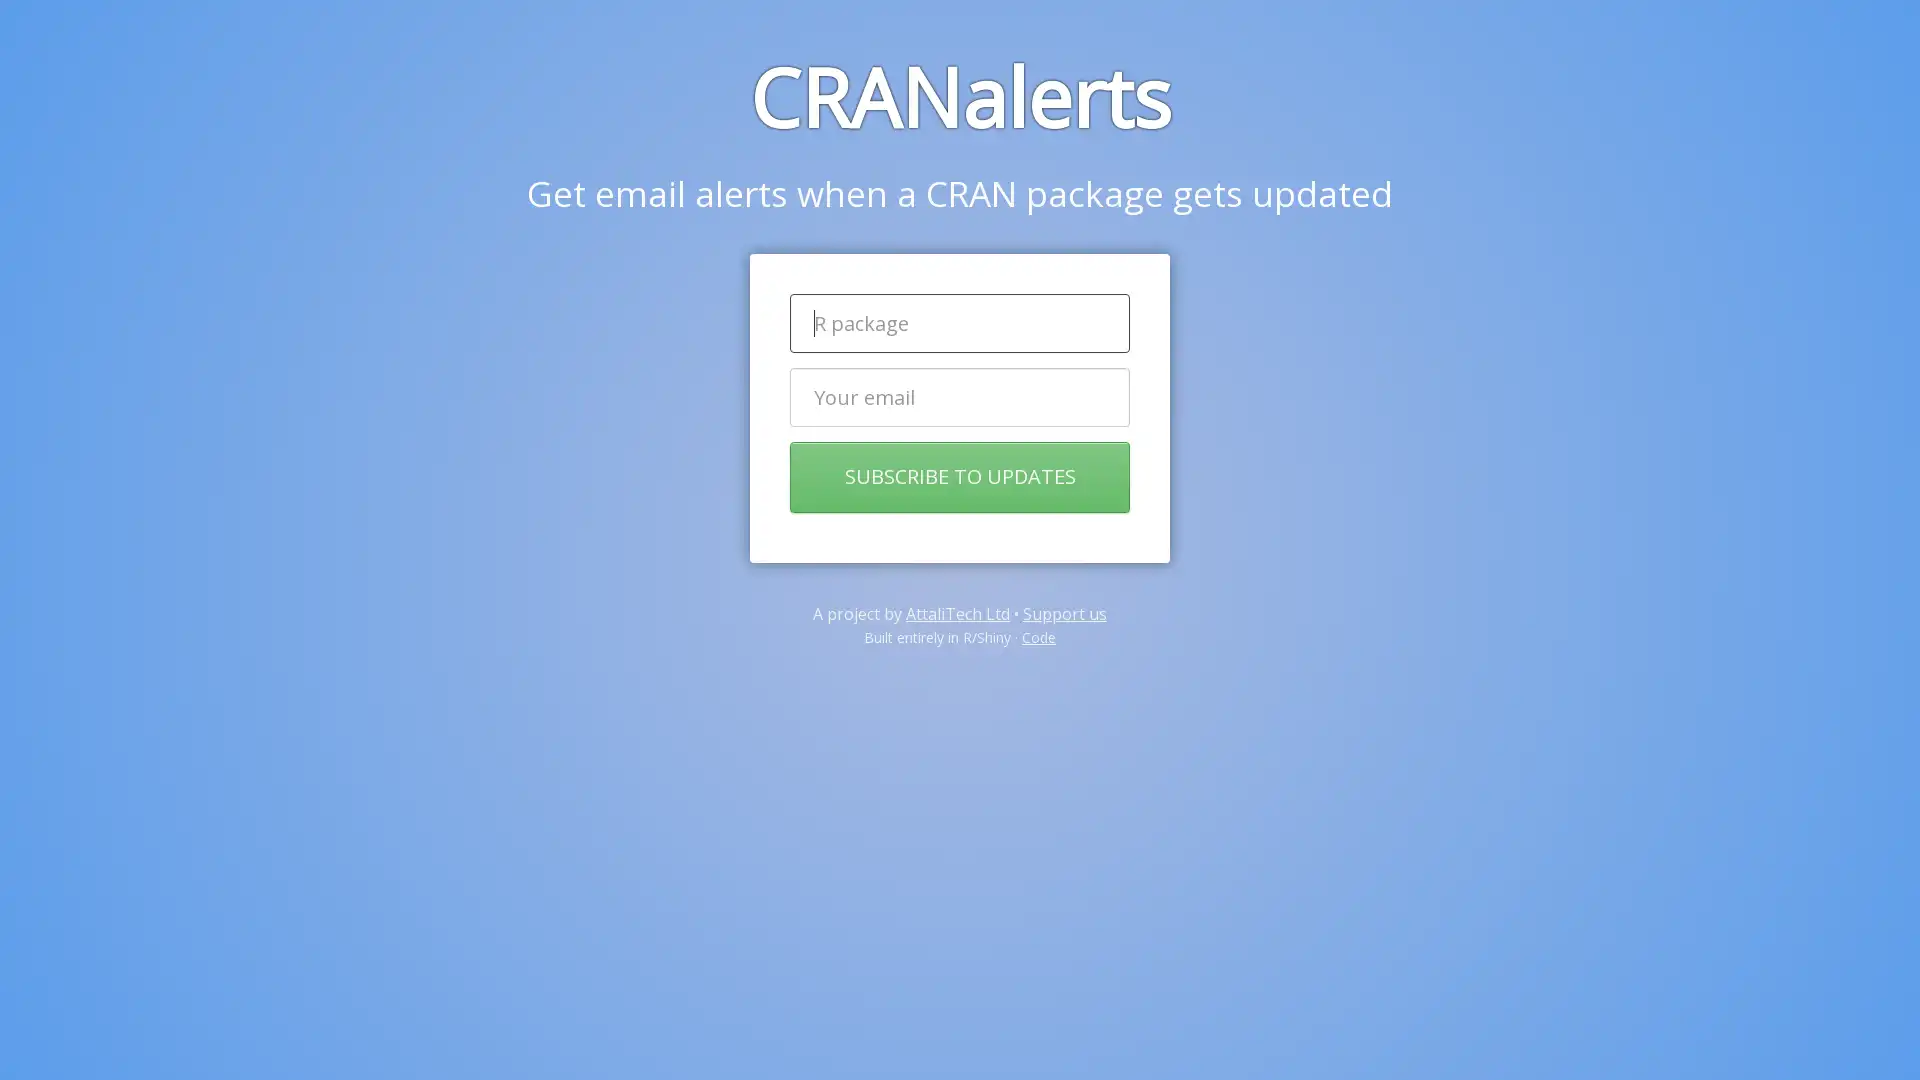  Describe the element at coordinates (960, 477) in the screenshot. I see `SUBSCRIBE TO UPDATES` at that location.